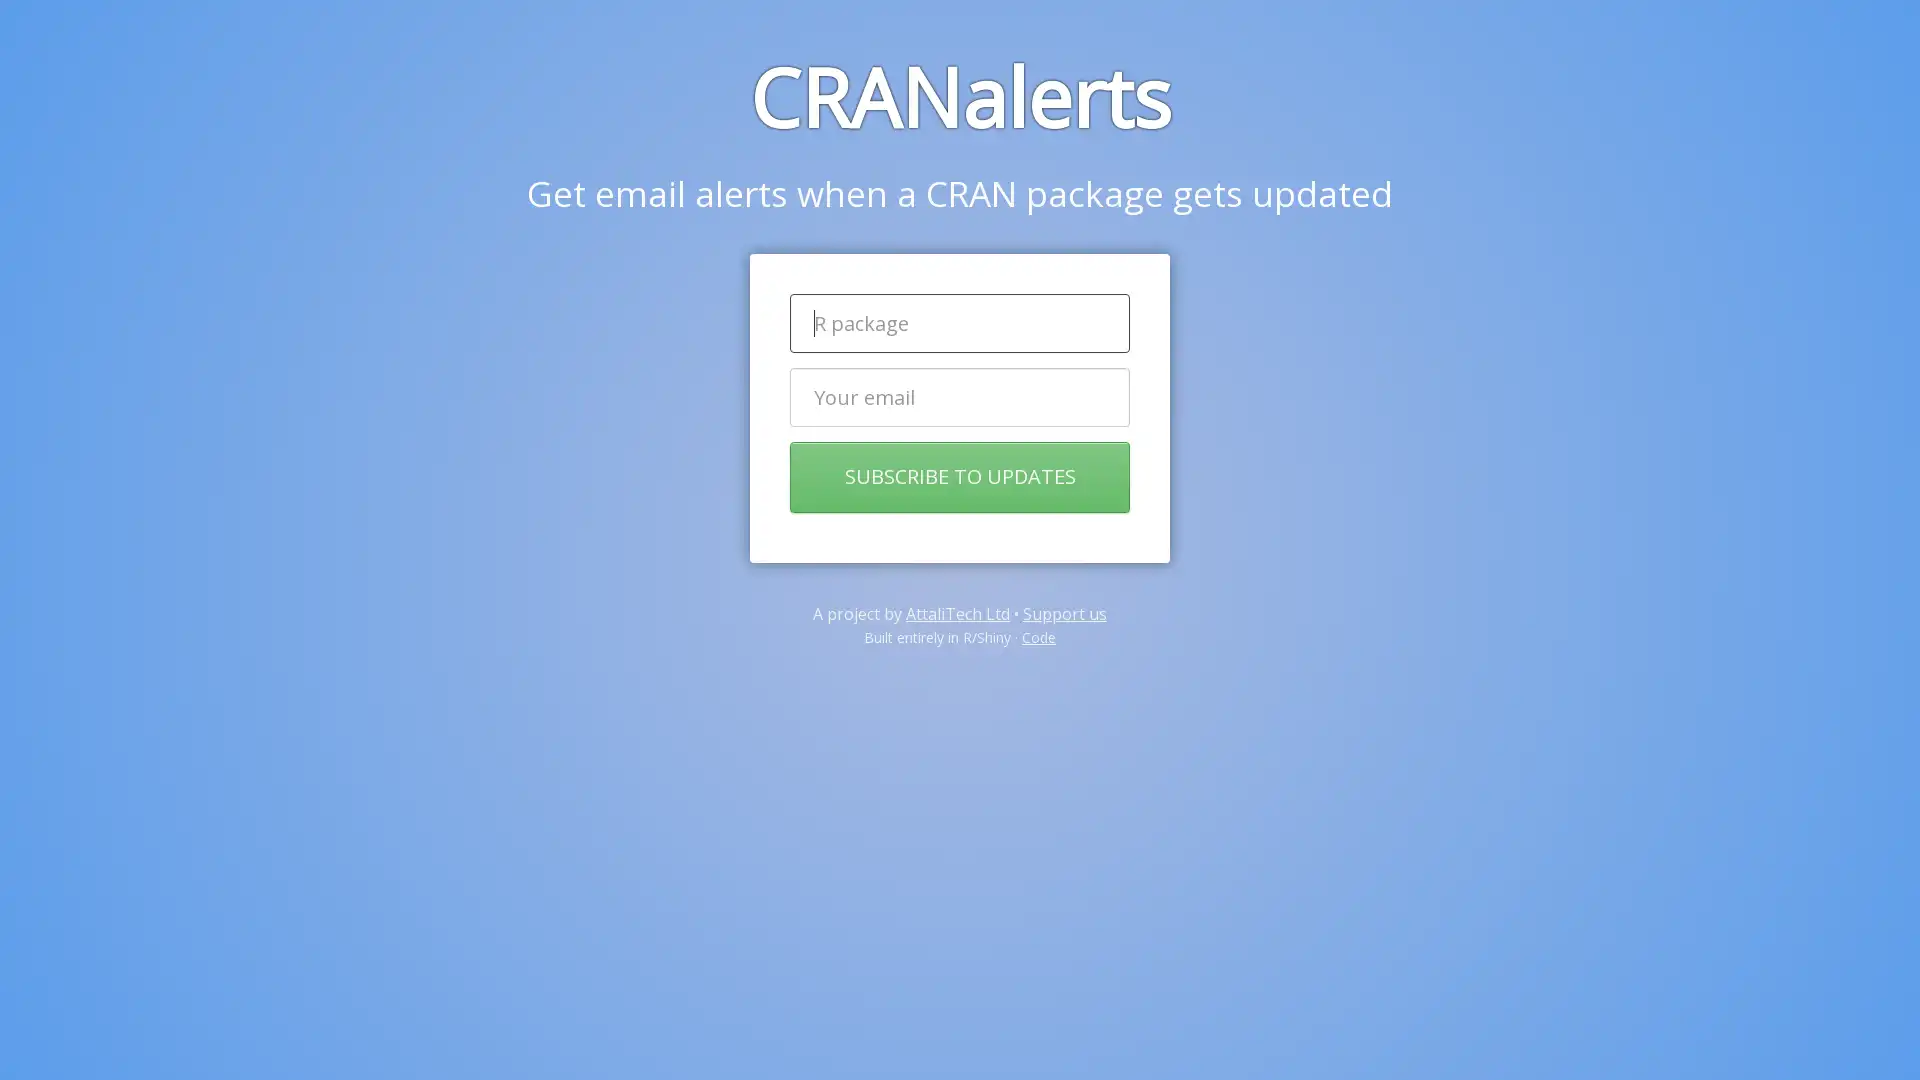  Describe the element at coordinates (960, 477) in the screenshot. I see `SUBSCRIBE TO UPDATES` at that location.